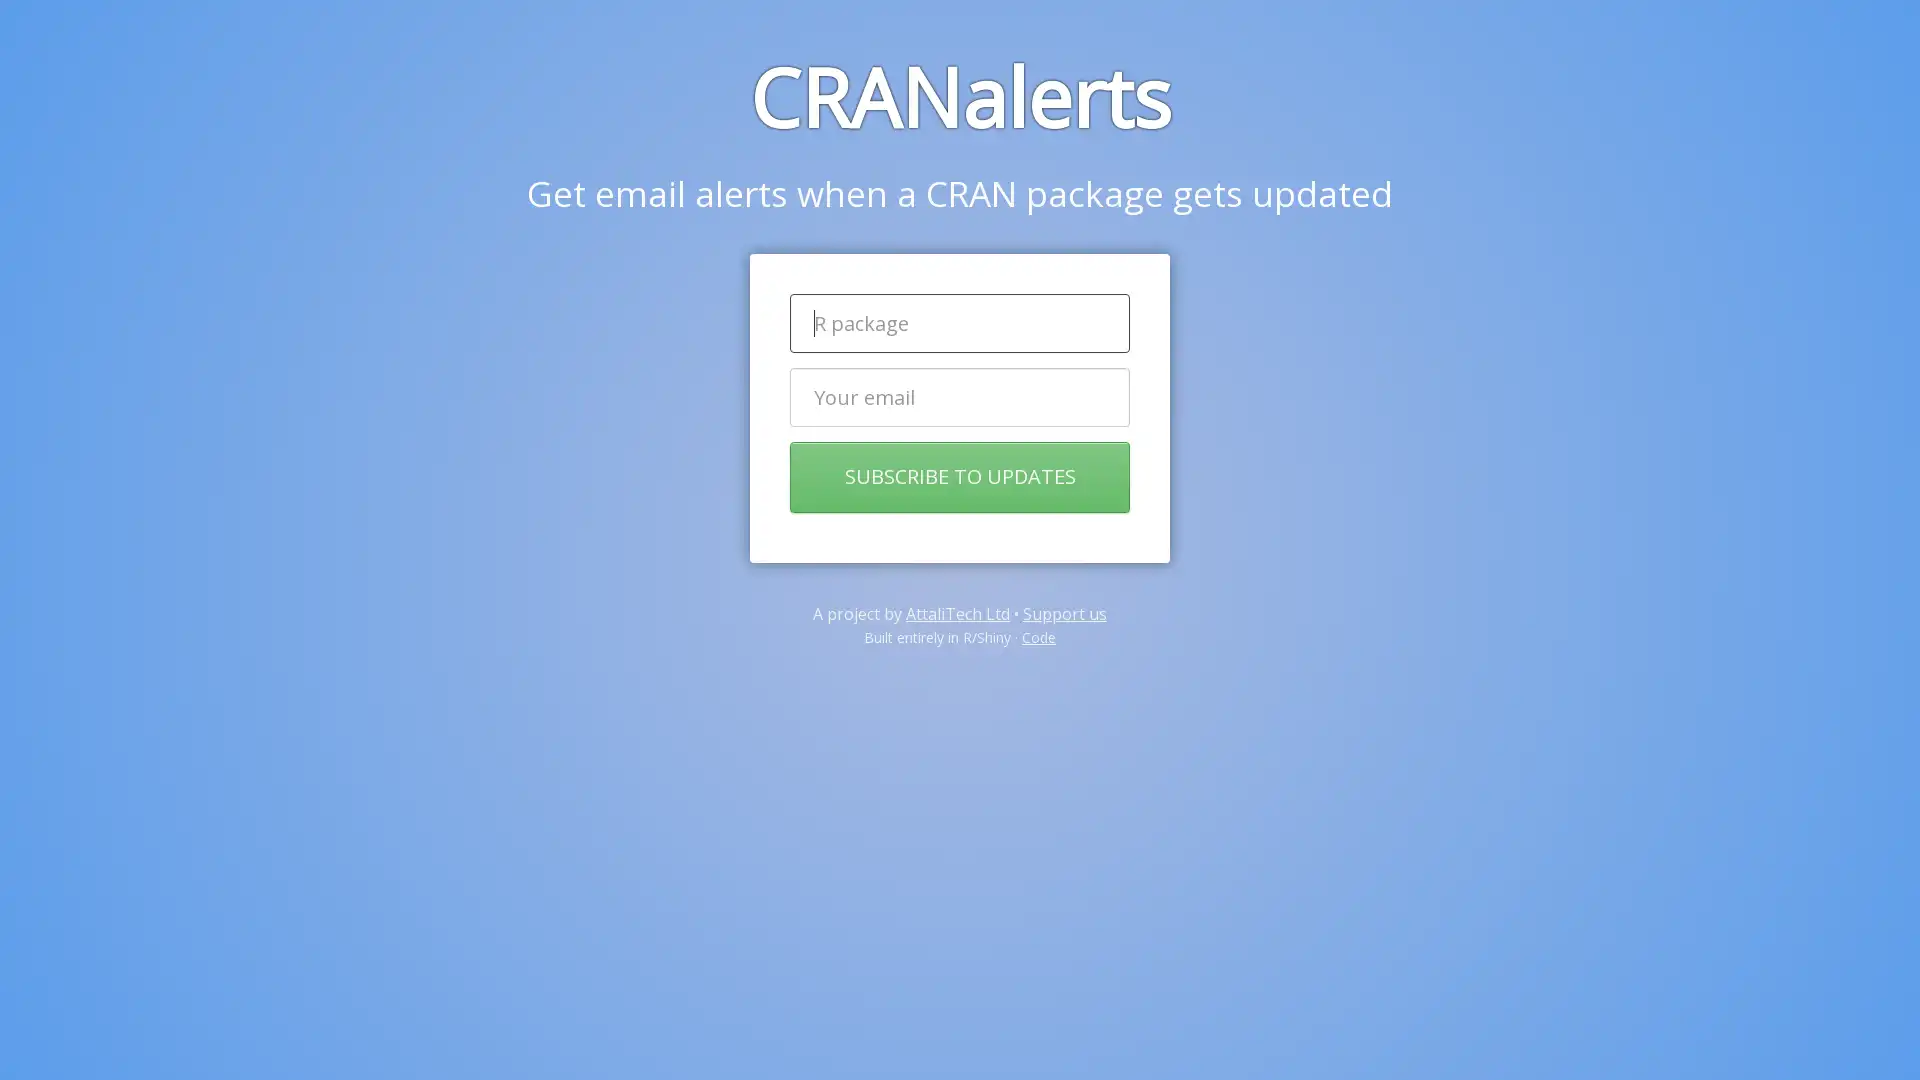  Describe the element at coordinates (960, 477) in the screenshot. I see `SUBSCRIBE TO UPDATES` at that location.